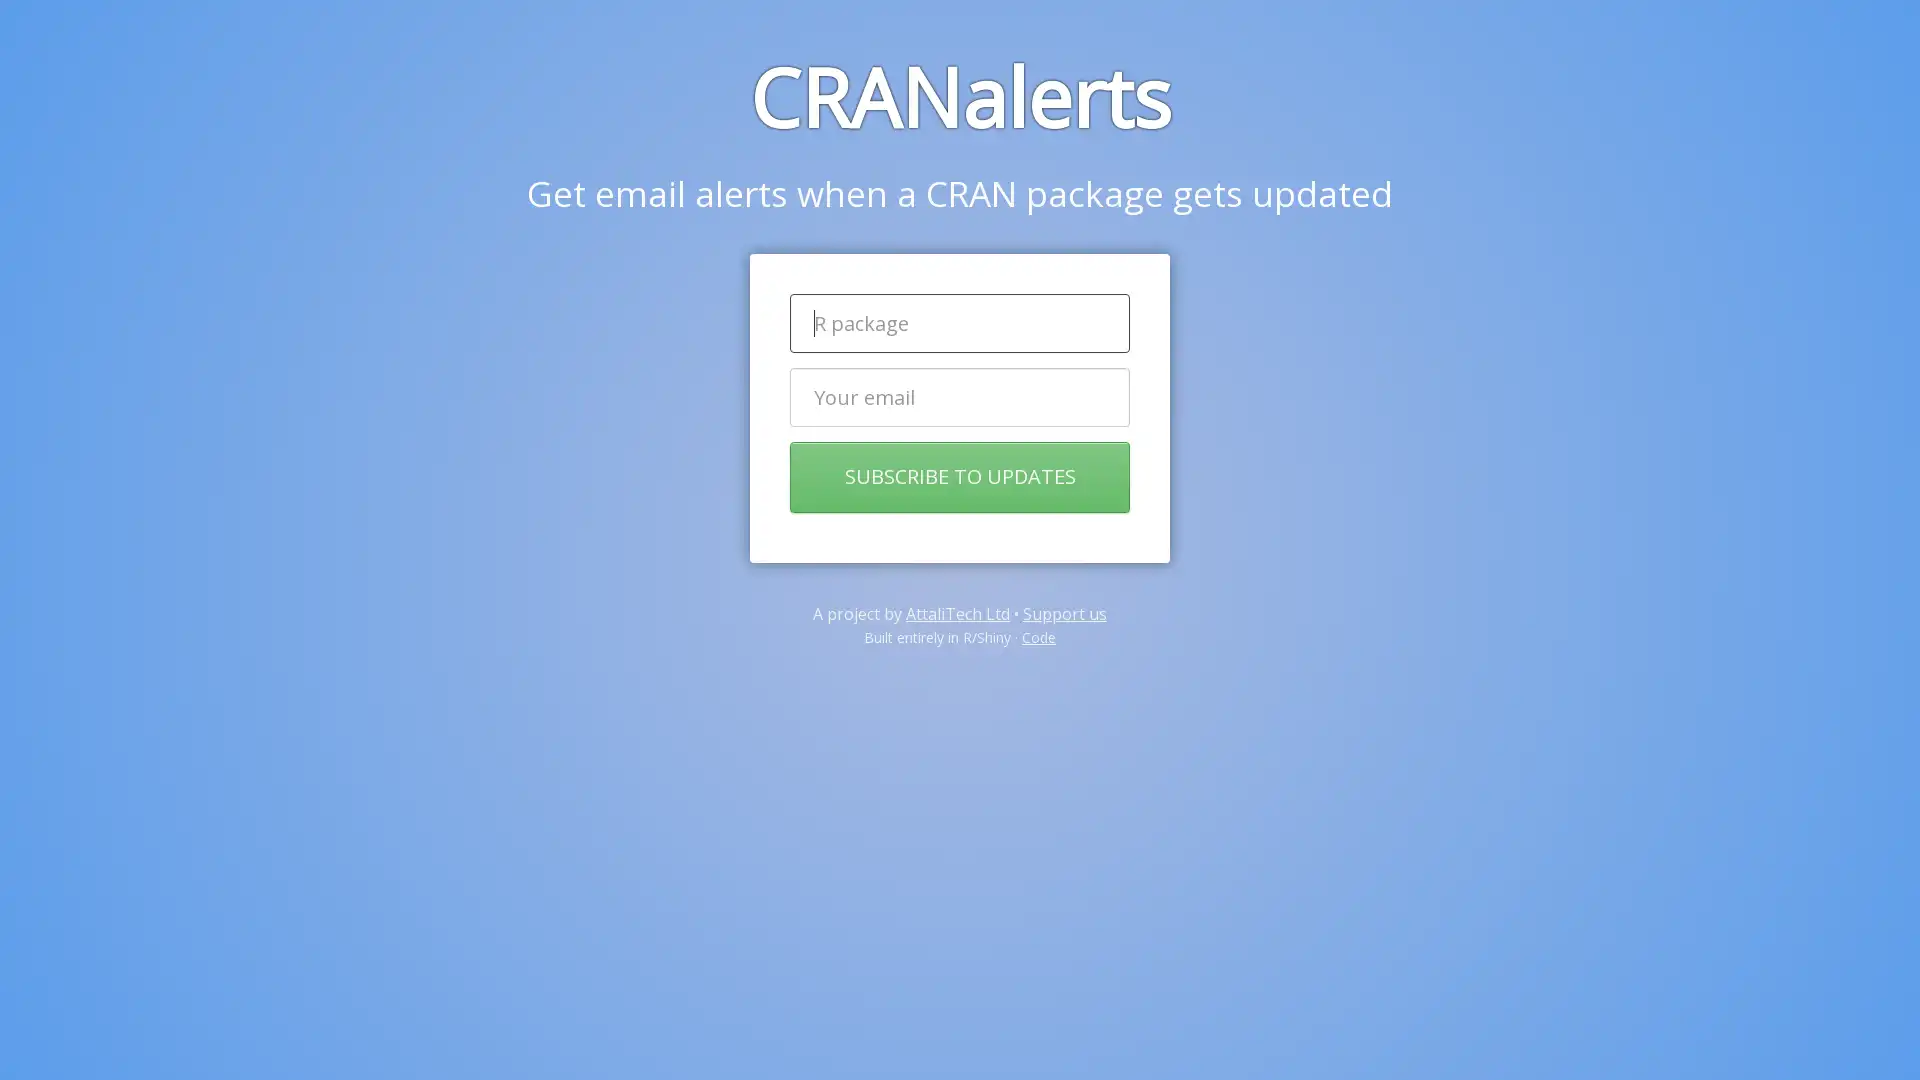  Describe the element at coordinates (960, 477) in the screenshot. I see `SUBSCRIBE TO UPDATES` at that location.